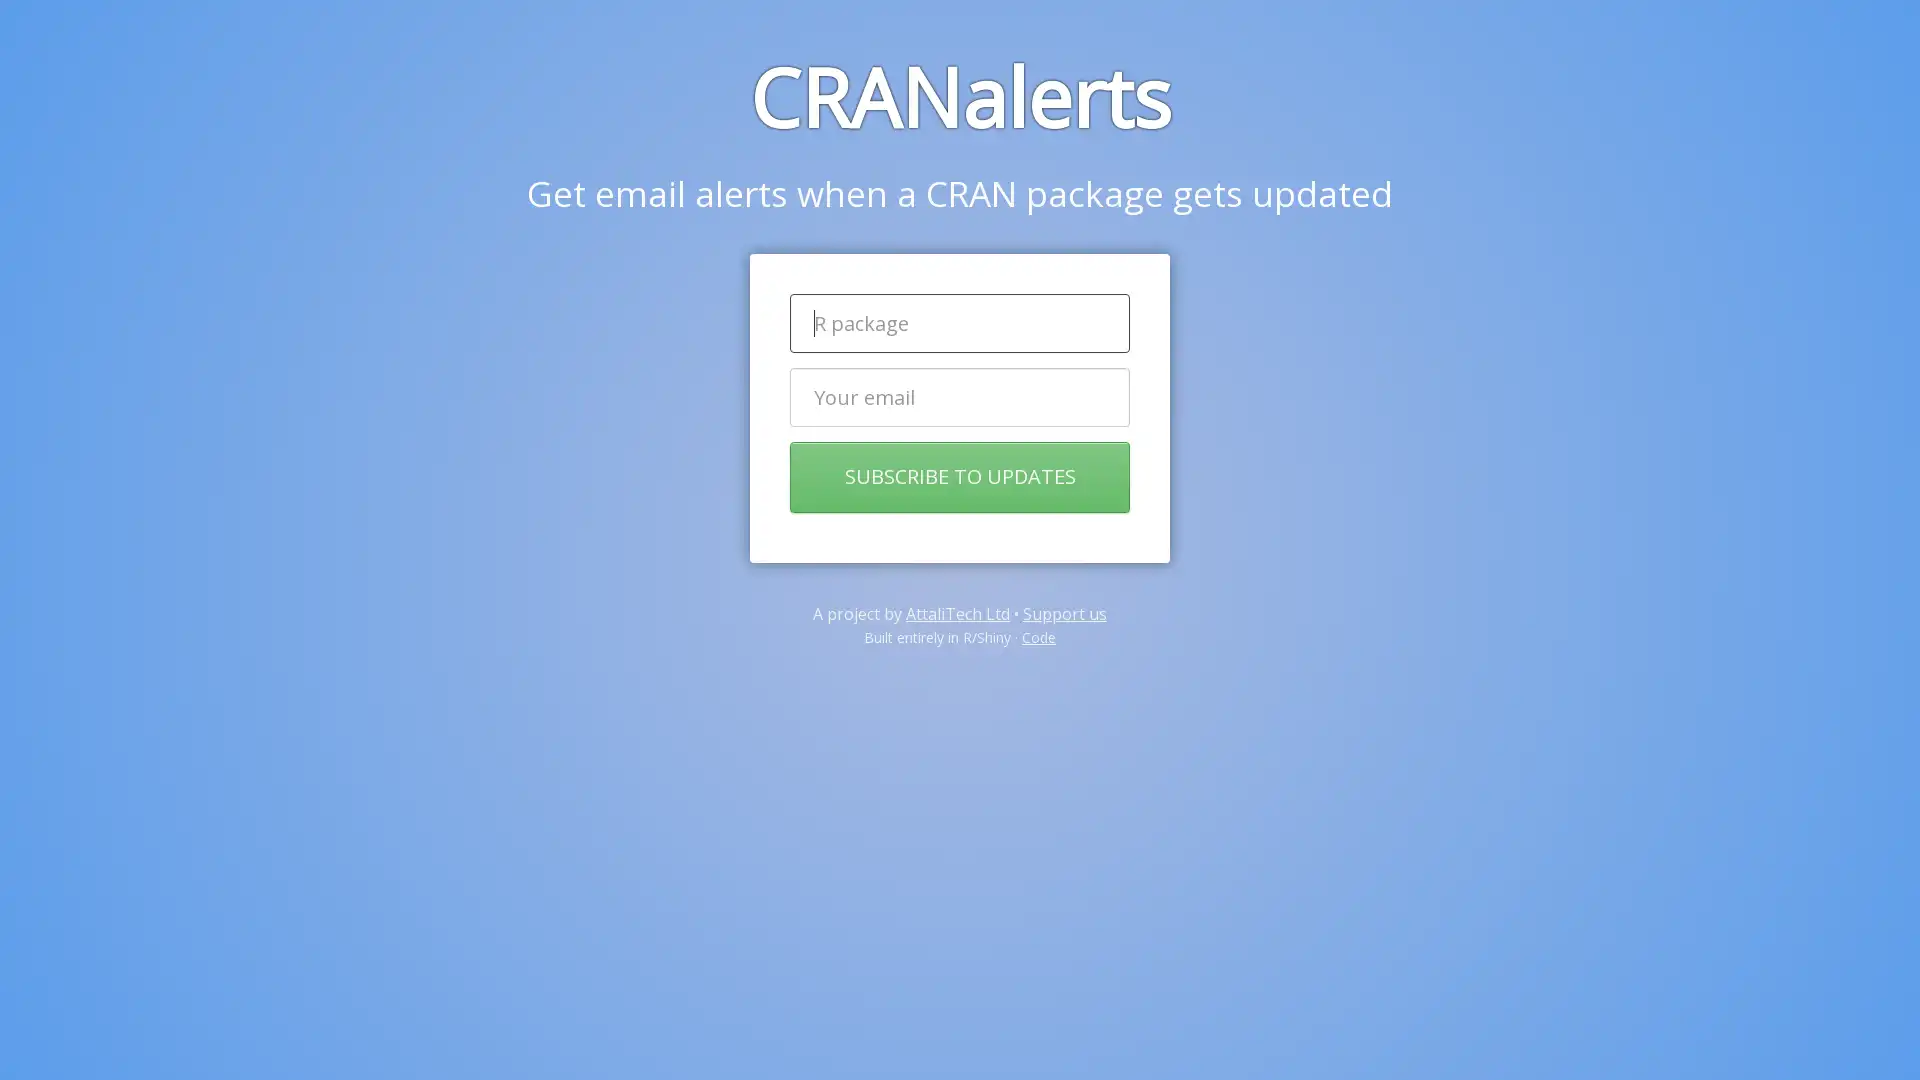  Describe the element at coordinates (960, 477) in the screenshot. I see `SUBSCRIBE TO UPDATES` at that location.